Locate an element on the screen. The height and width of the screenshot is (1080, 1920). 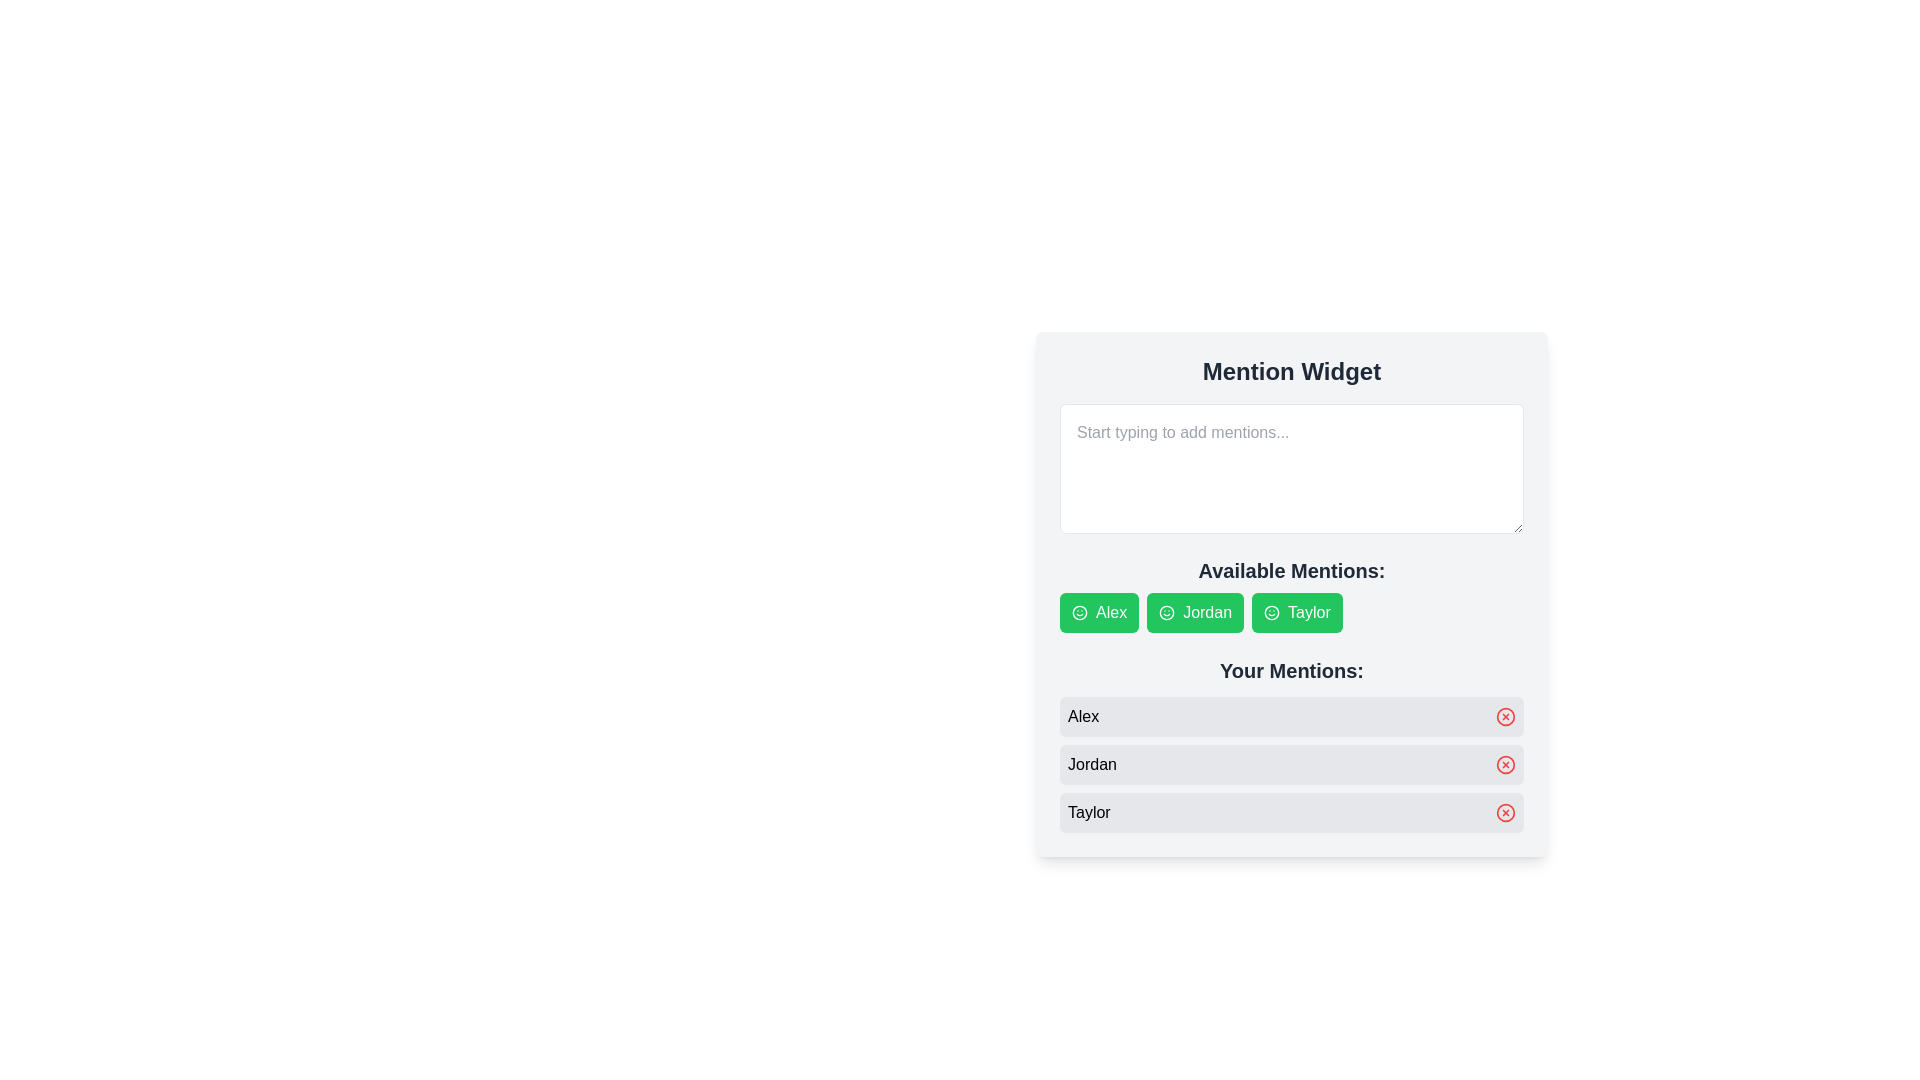
the Static Text Label displaying 'Available Mentions:' which is styled prominently with bold and larger font, located above the green buttons 'Alex', 'Jordan', and 'Taylor' is located at coordinates (1291, 570).